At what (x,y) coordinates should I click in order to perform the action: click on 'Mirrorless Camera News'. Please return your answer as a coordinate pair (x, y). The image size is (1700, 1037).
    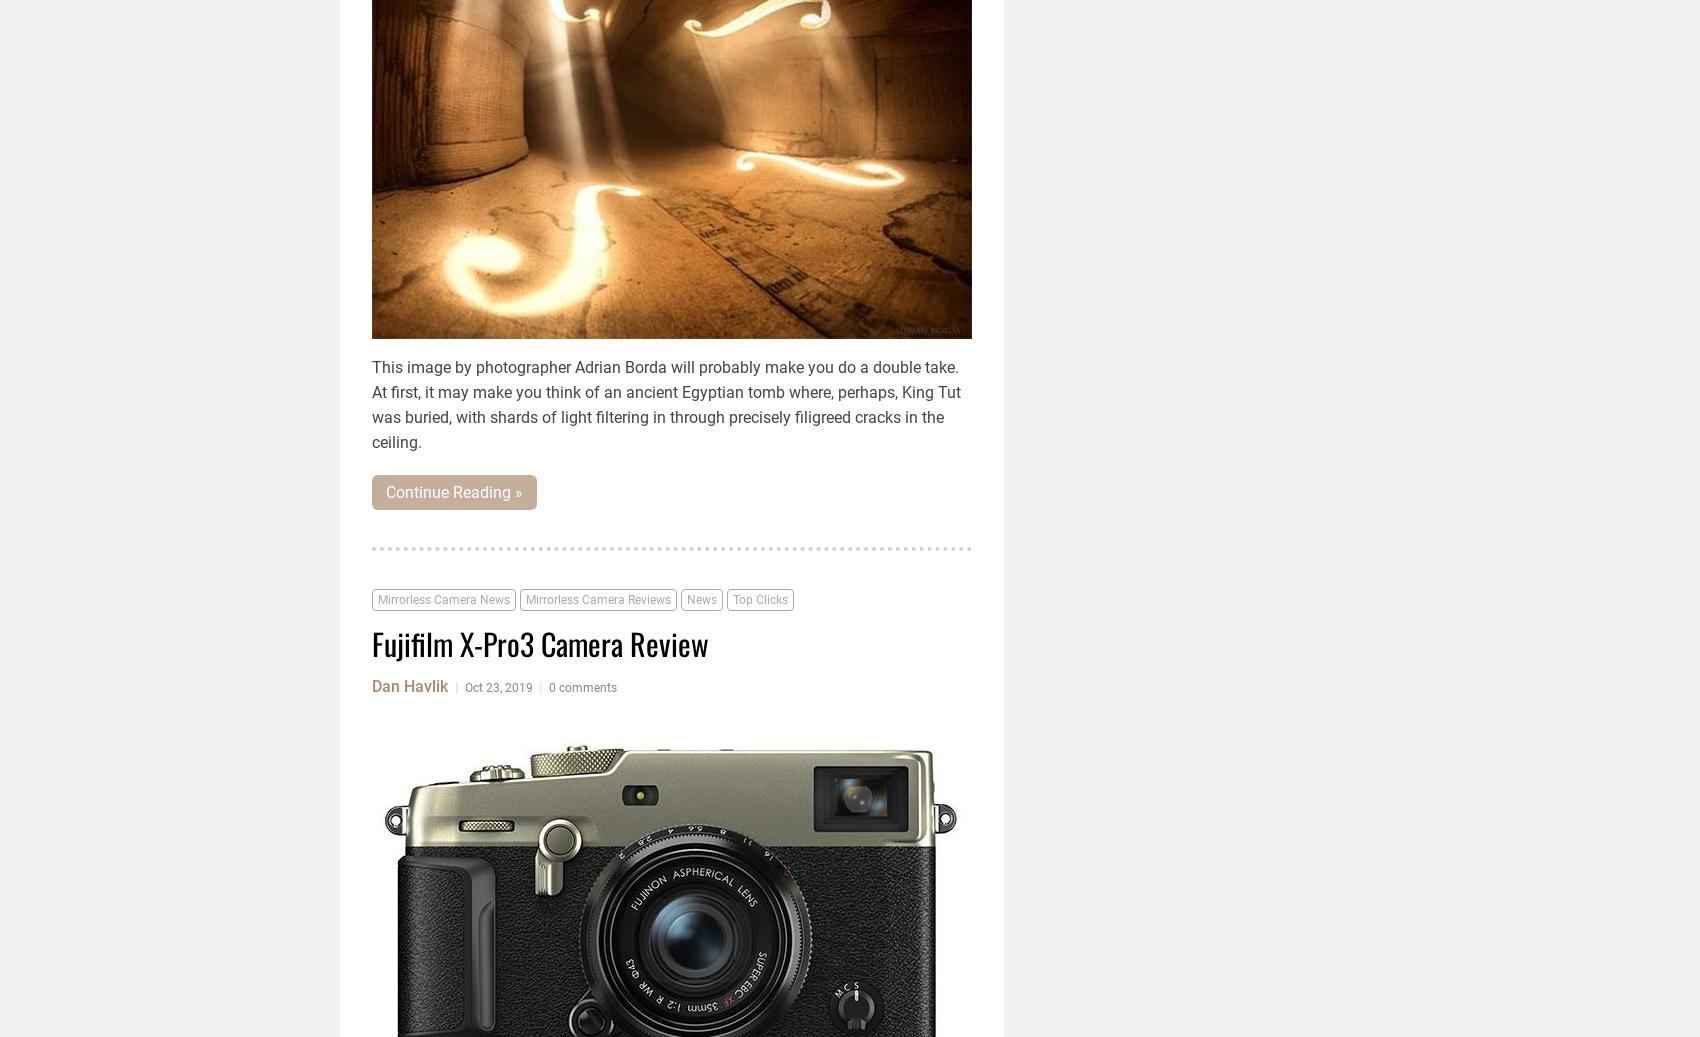
    Looking at the image, I should click on (444, 600).